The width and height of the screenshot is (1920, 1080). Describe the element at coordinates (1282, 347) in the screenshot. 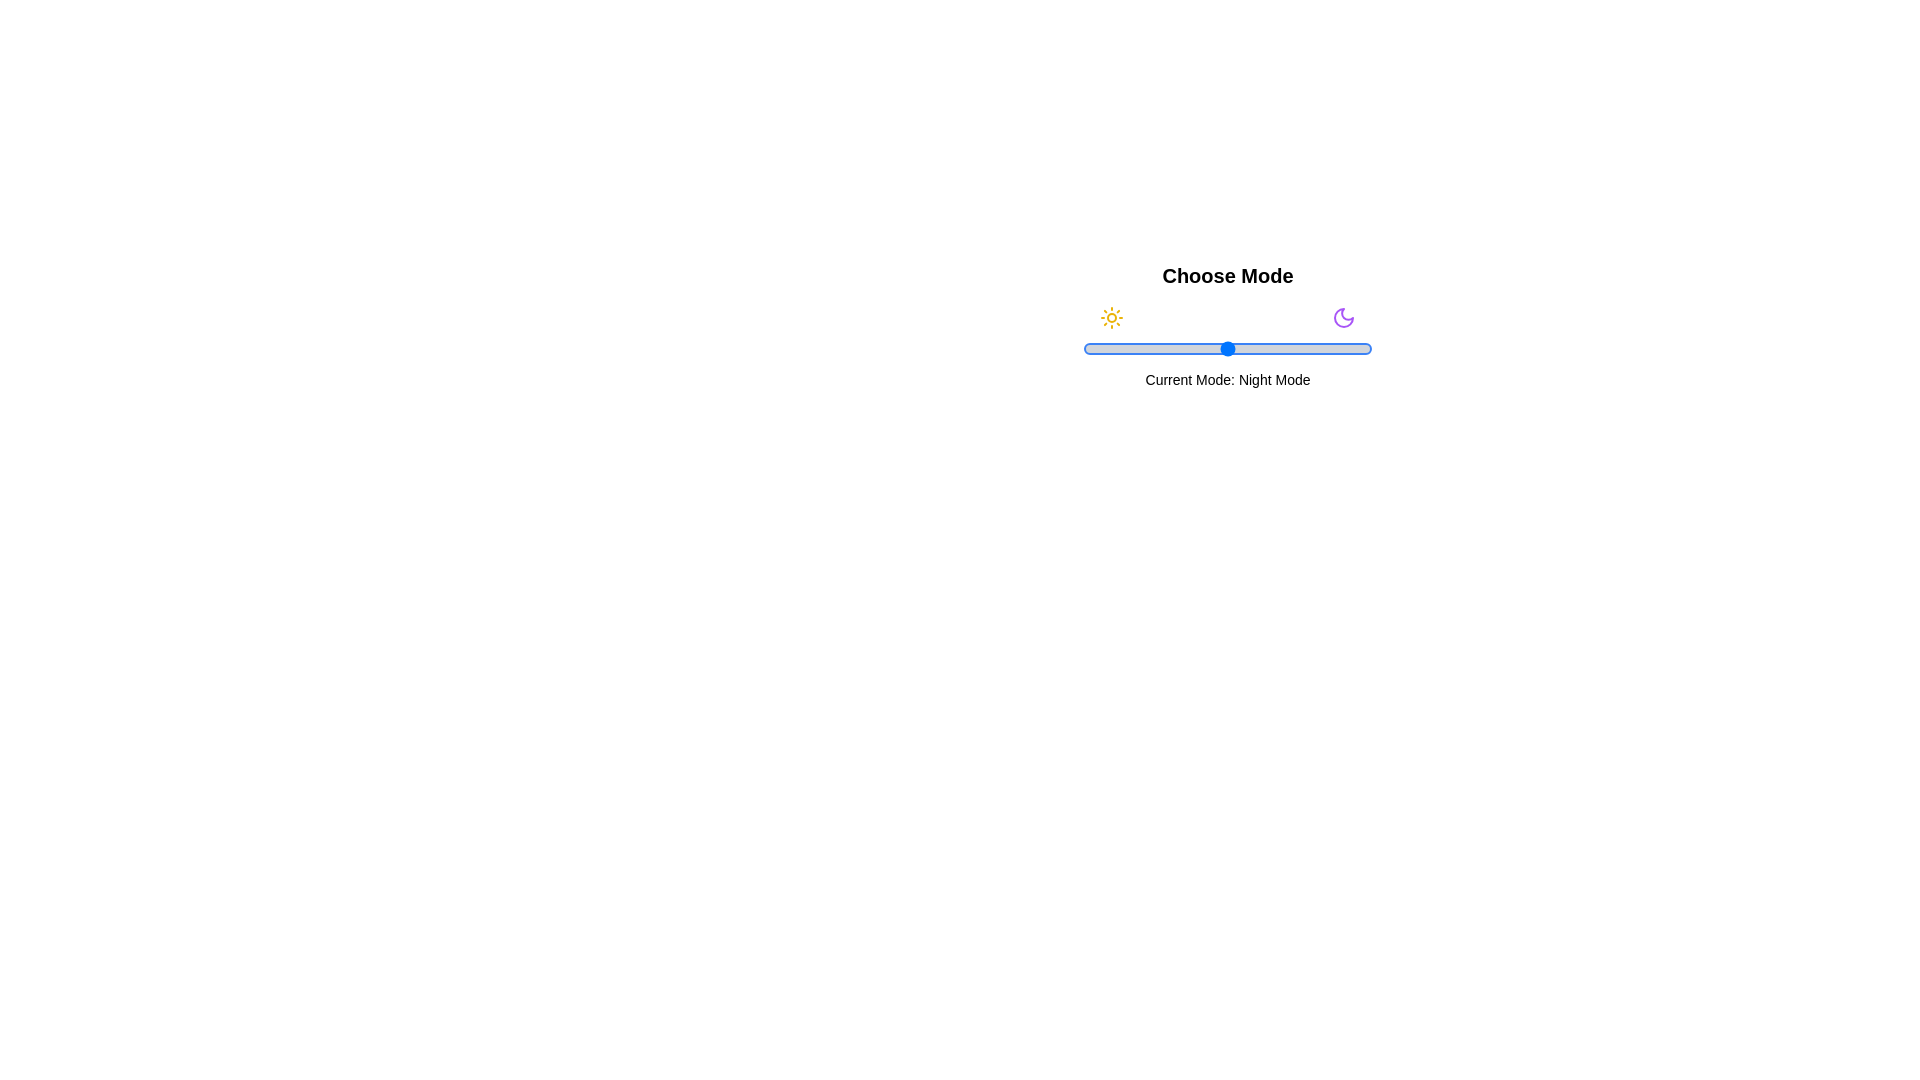

I see `the slider to 69% to set the mode` at that location.